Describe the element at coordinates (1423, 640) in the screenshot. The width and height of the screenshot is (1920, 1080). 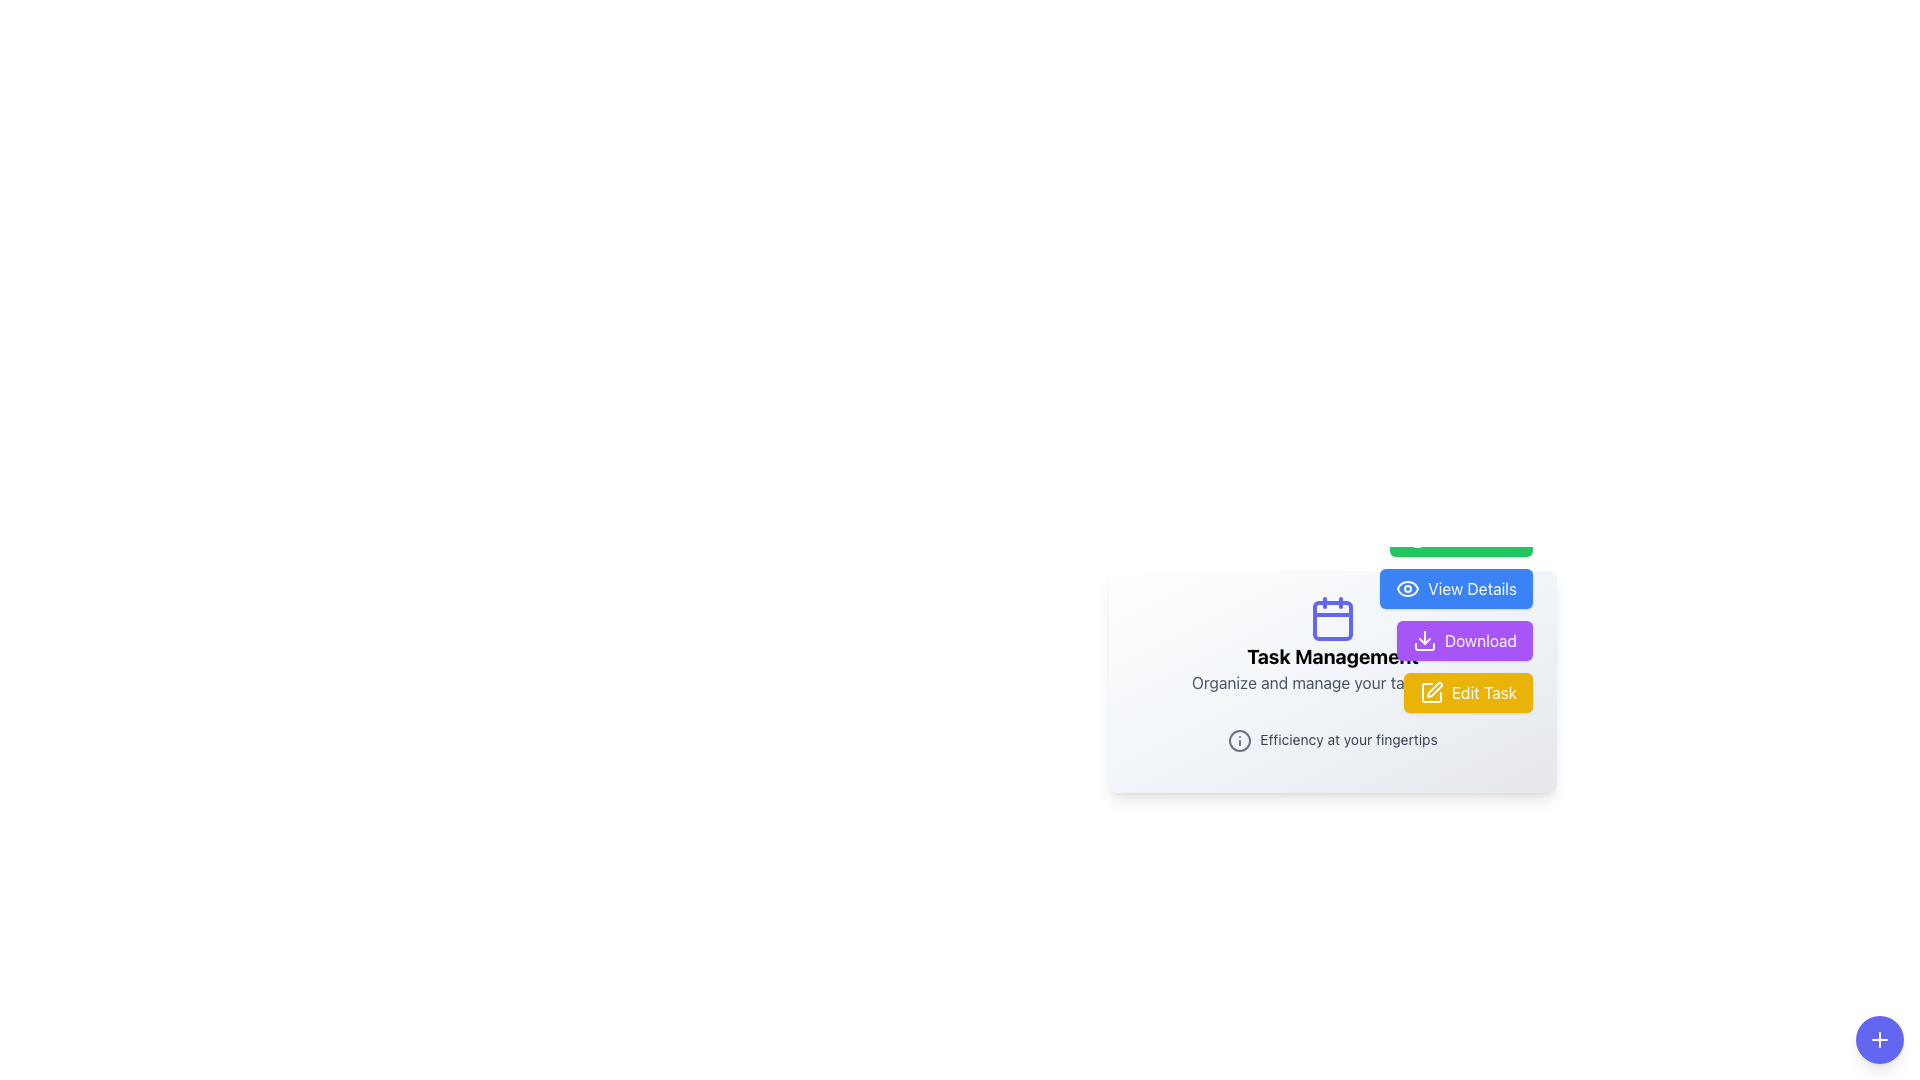
I see `the 'Download' button which contains the download icon with a purple background and a downward arrow, located between 'View Details' and 'Edit Task' buttons in the Task Management panel` at that location.